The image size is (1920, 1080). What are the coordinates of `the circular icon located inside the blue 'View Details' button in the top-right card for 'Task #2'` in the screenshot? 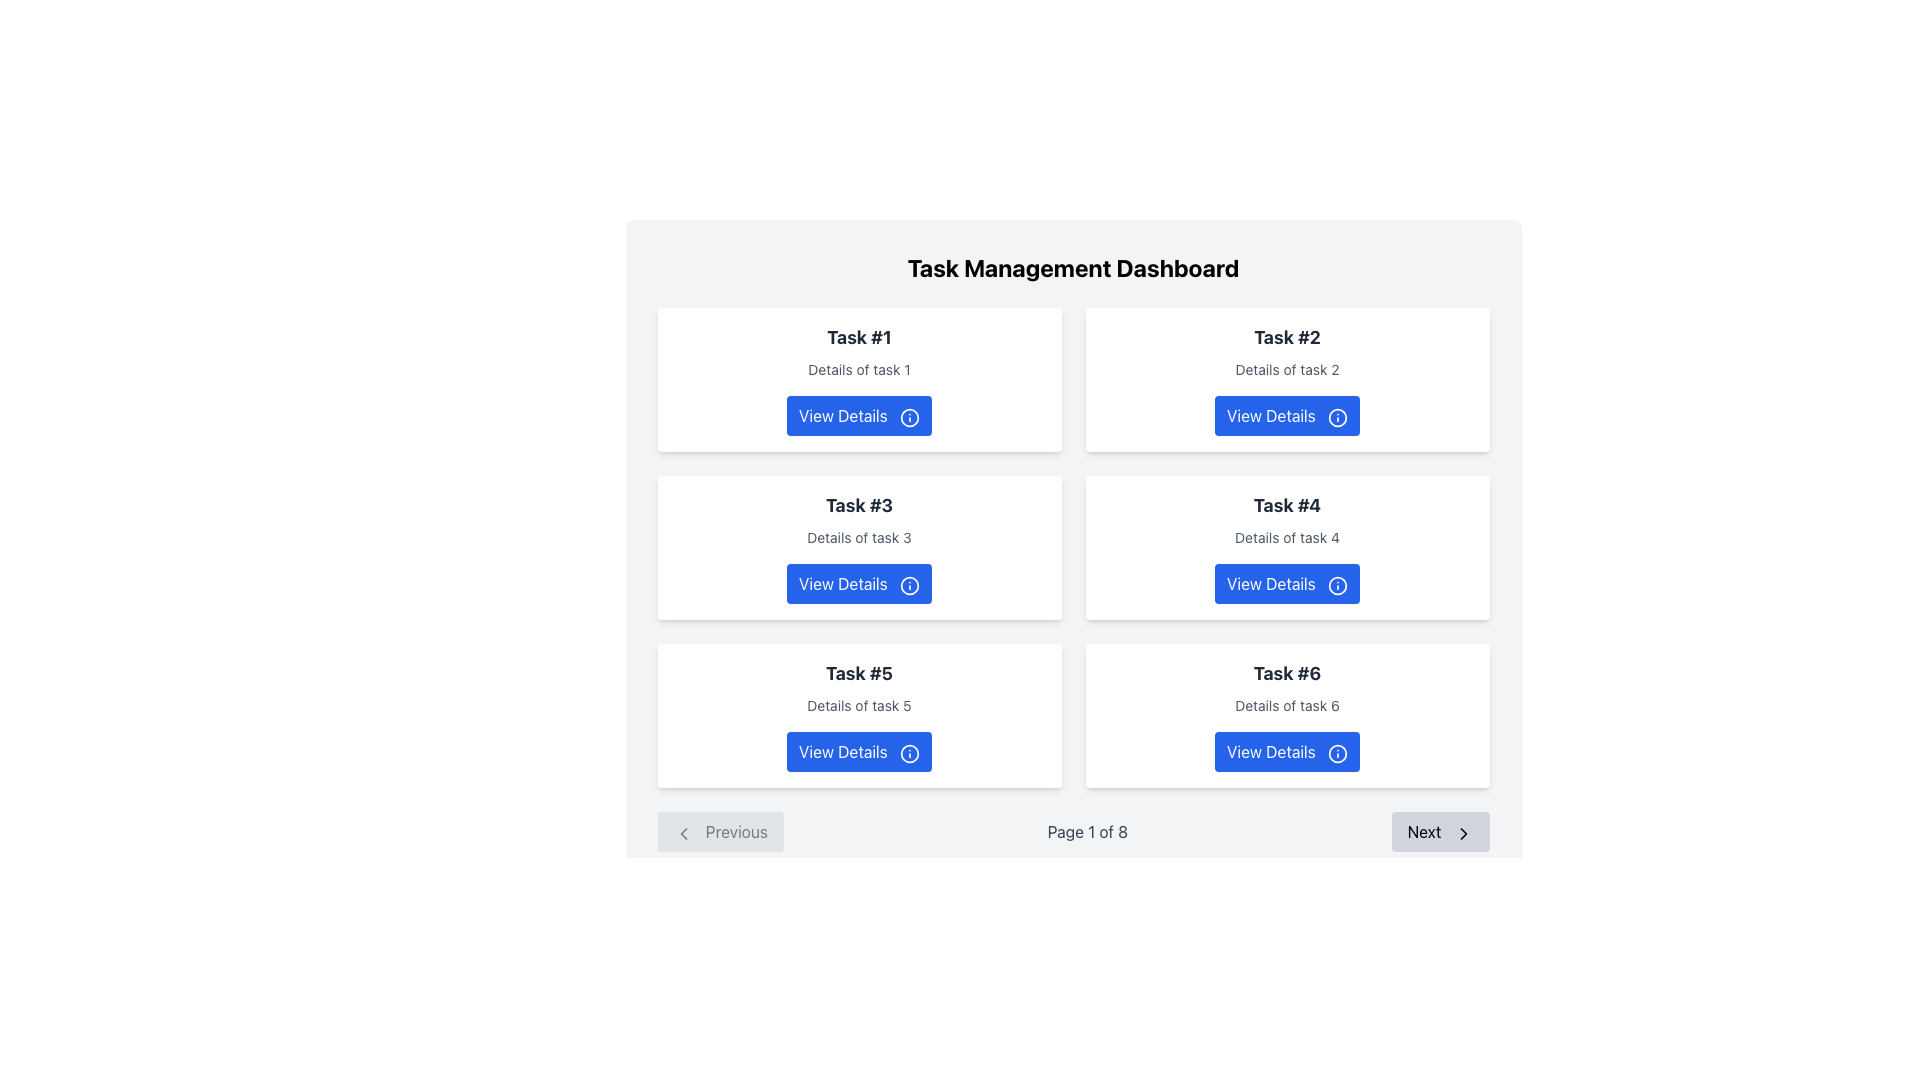 It's located at (1338, 416).